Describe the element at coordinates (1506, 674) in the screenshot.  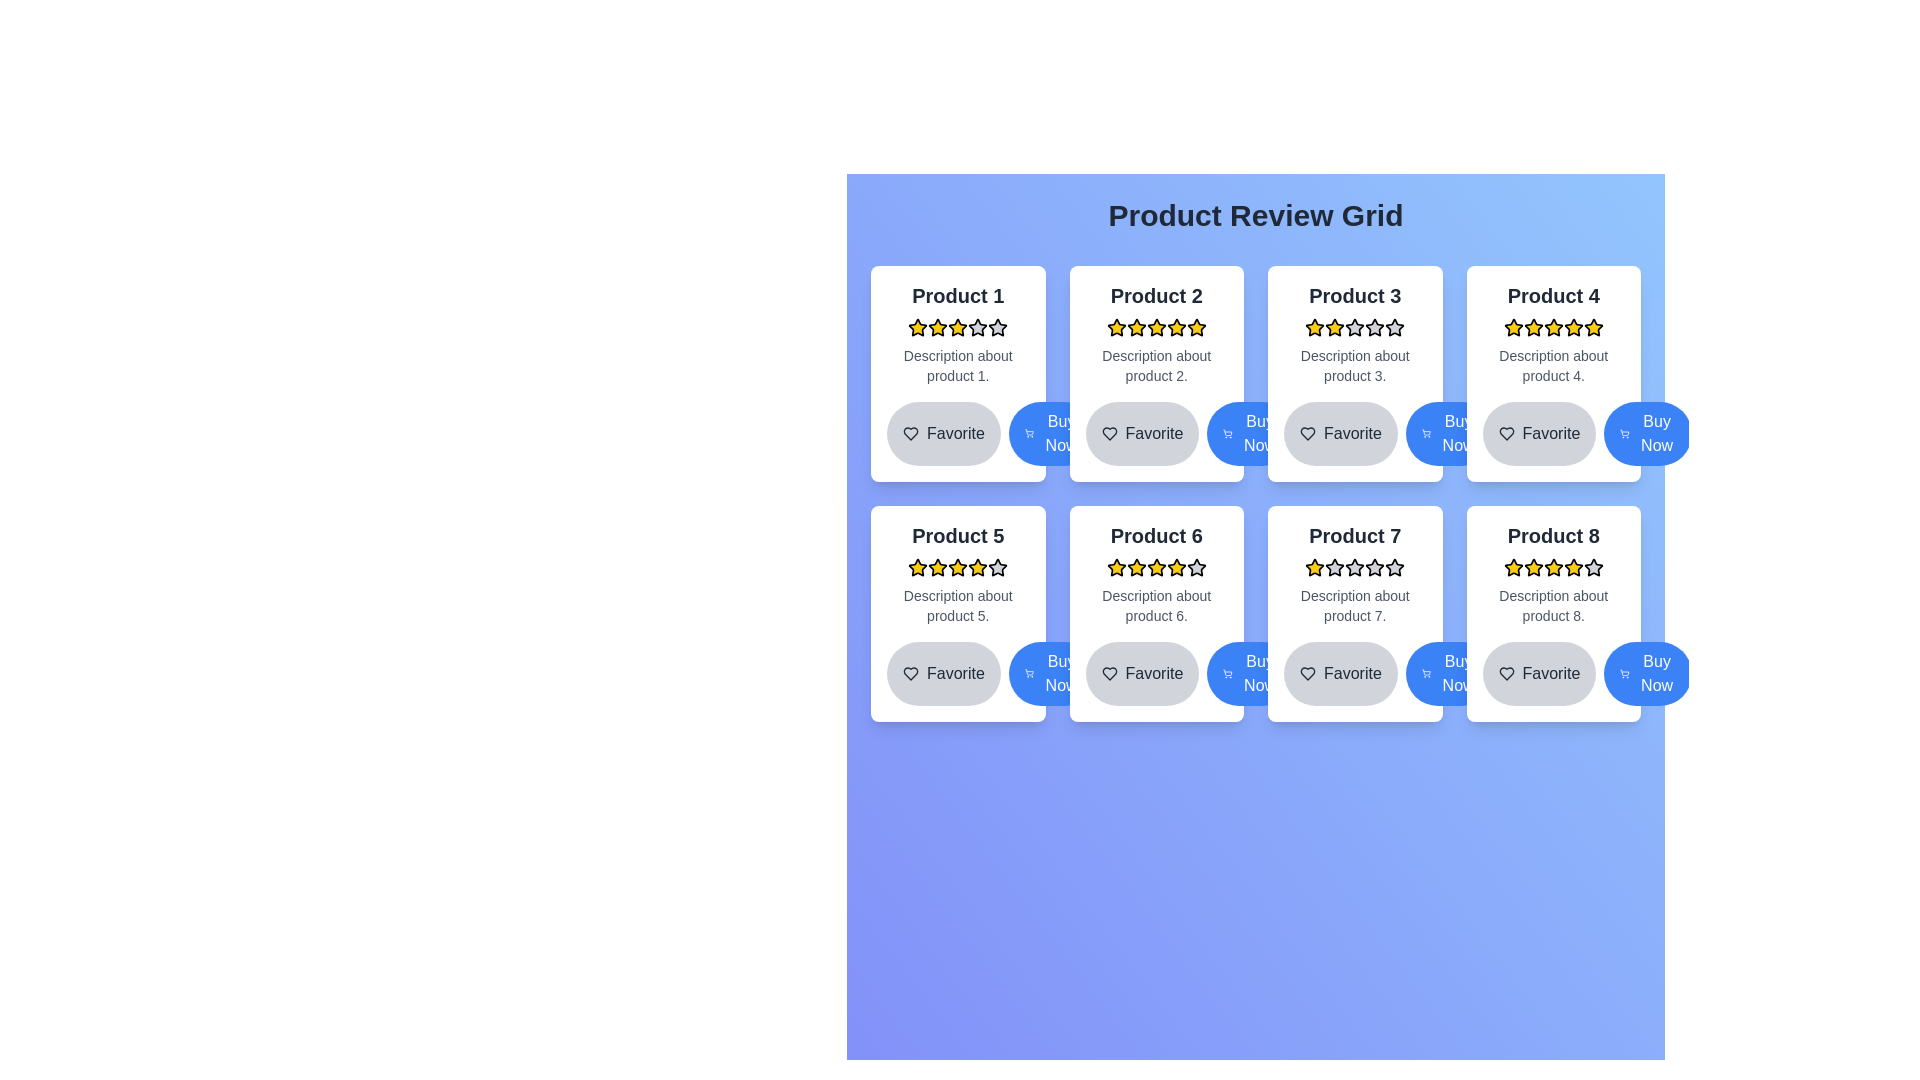
I see `the heart-shaped icon within the 'Favorite' button in the 'Product 8' card` at that location.